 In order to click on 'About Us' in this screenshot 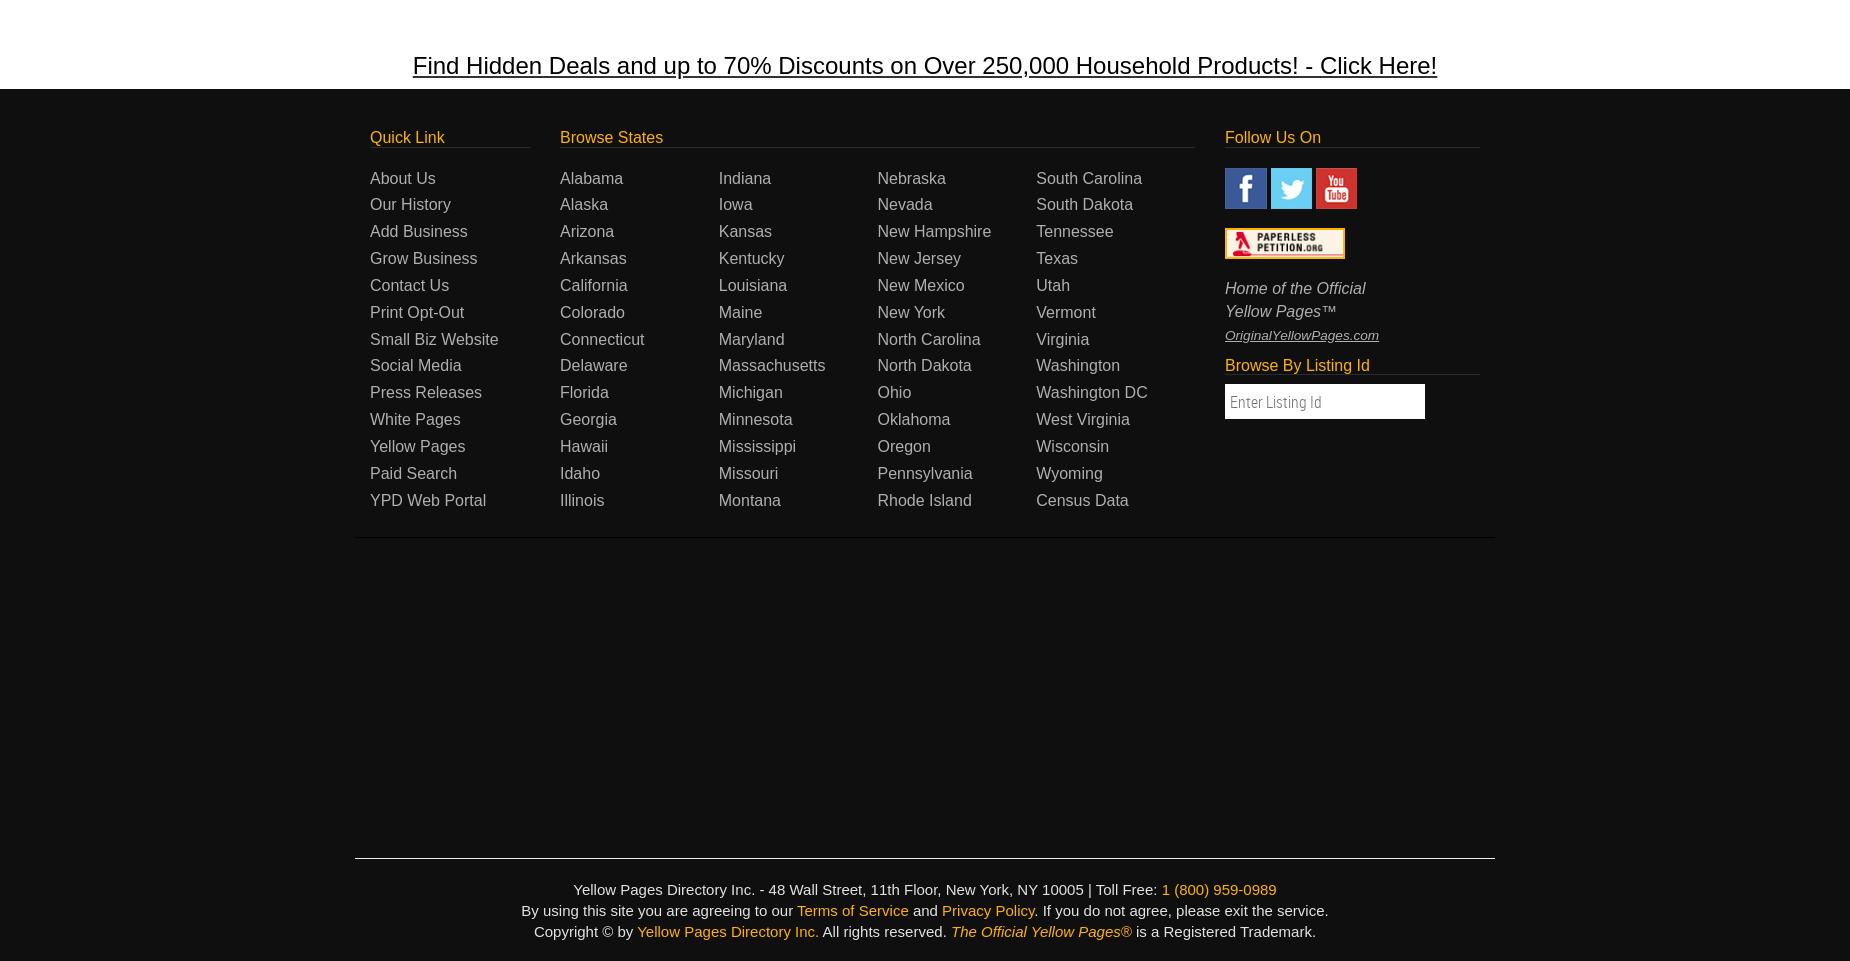, I will do `click(401, 177)`.